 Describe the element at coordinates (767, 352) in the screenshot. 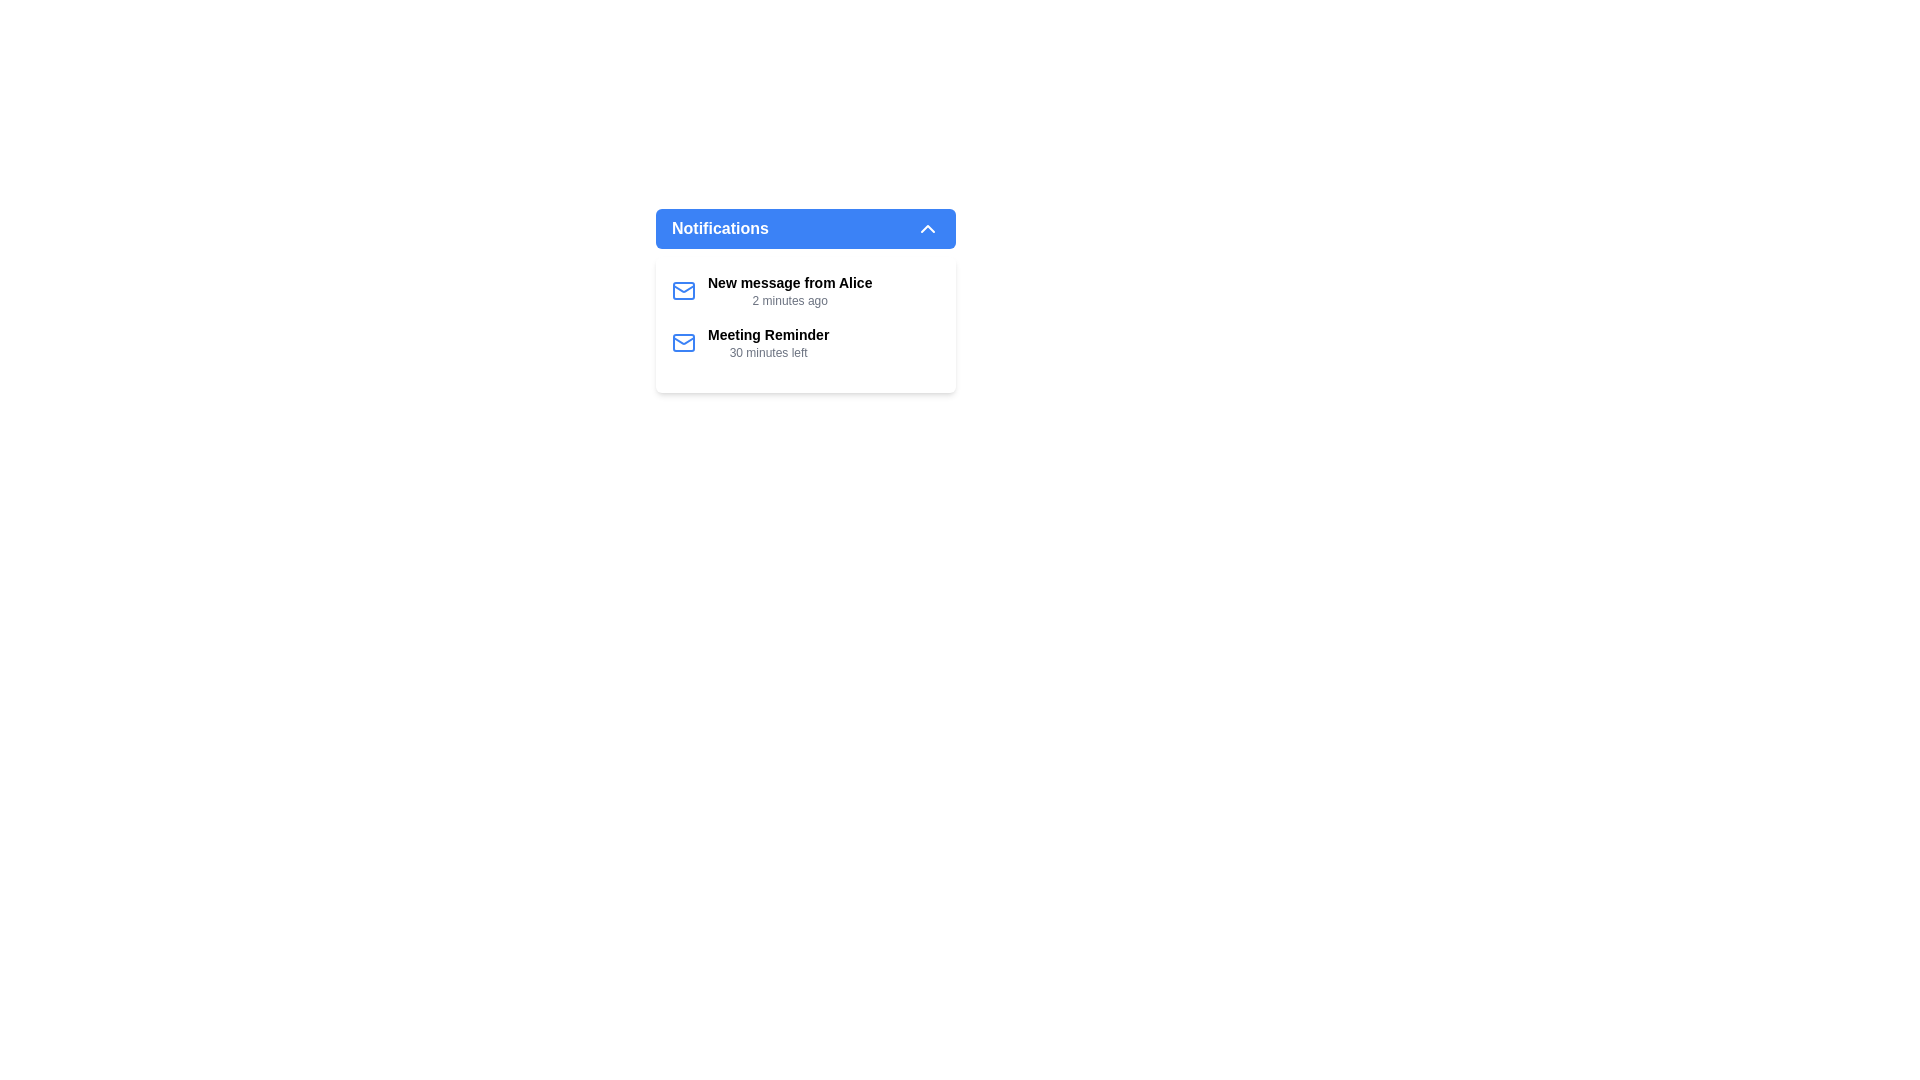

I see `the text label displaying '30 minutes left', which is located below the 'Meeting Reminder' title within the Notifications panel` at that location.